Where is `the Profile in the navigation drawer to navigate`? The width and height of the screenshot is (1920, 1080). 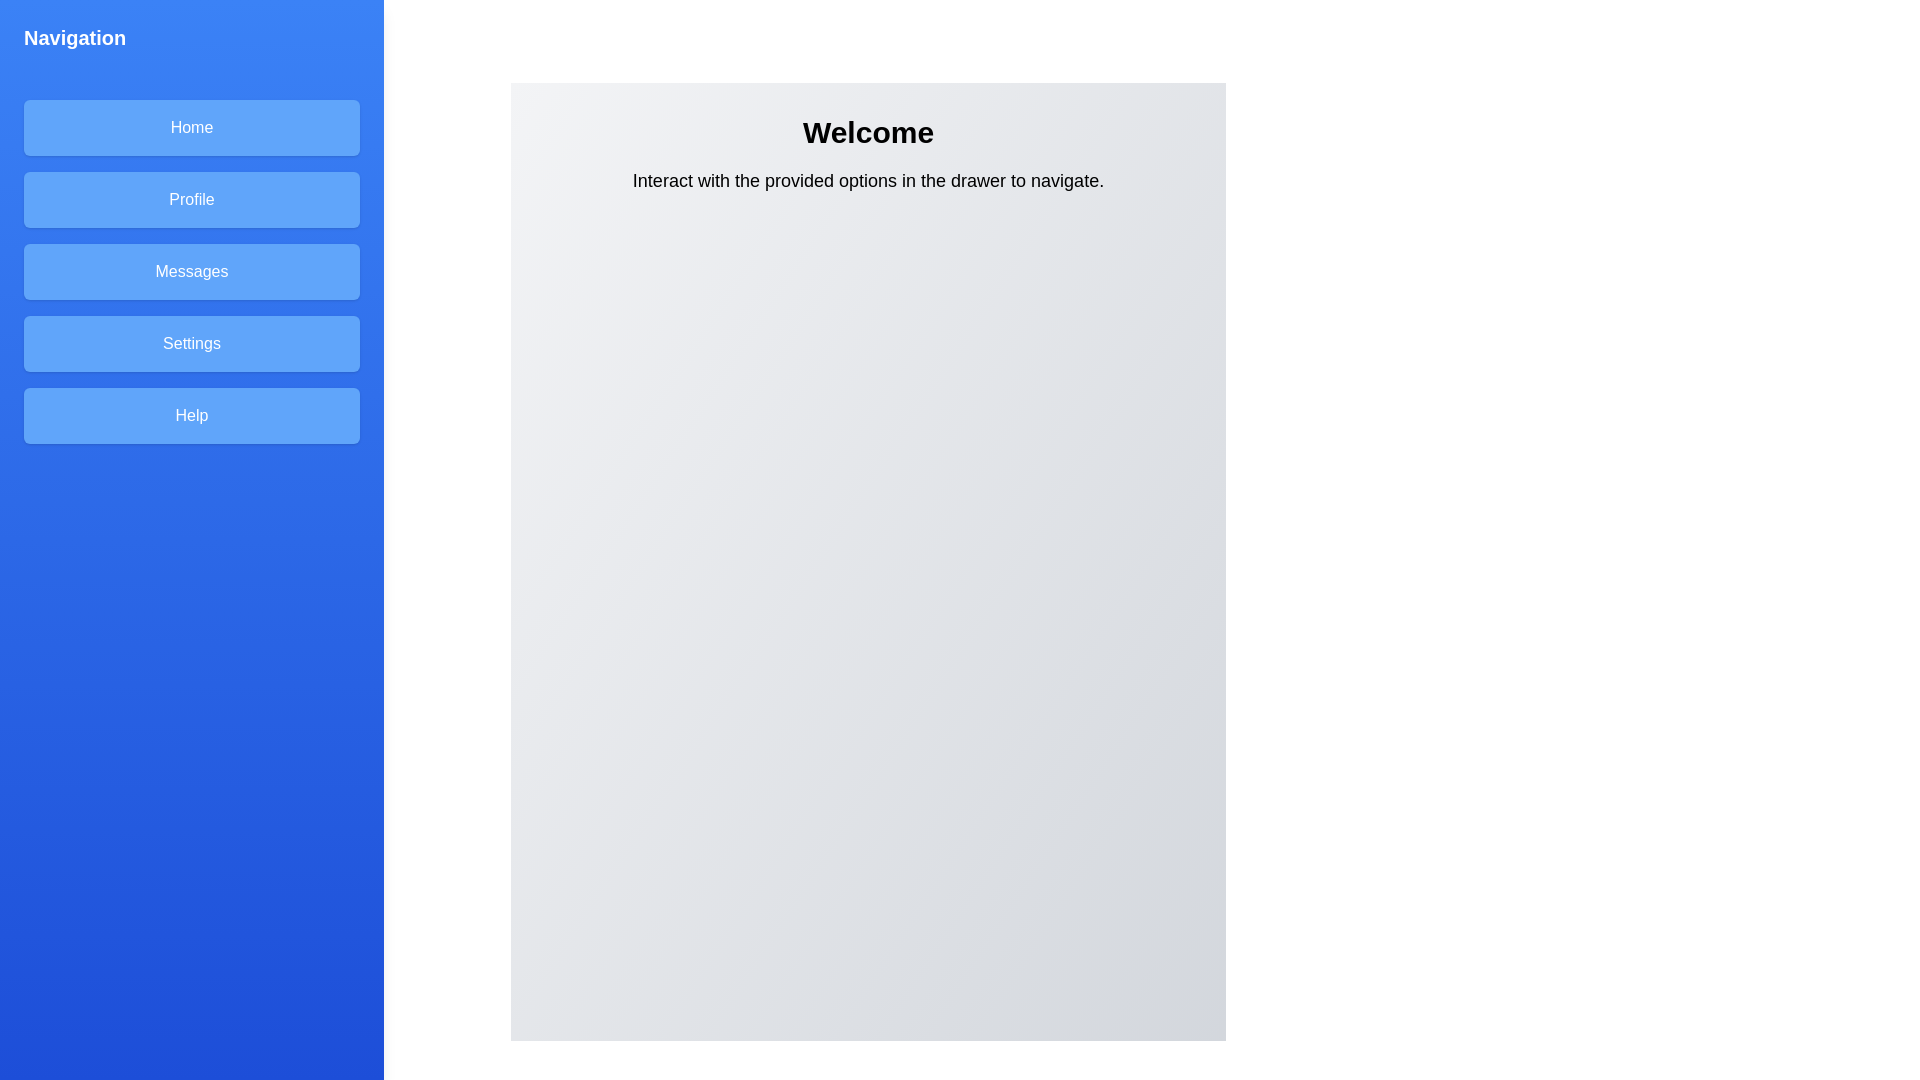 the Profile in the navigation drawer to navigate is located at coordinates (192, 200).